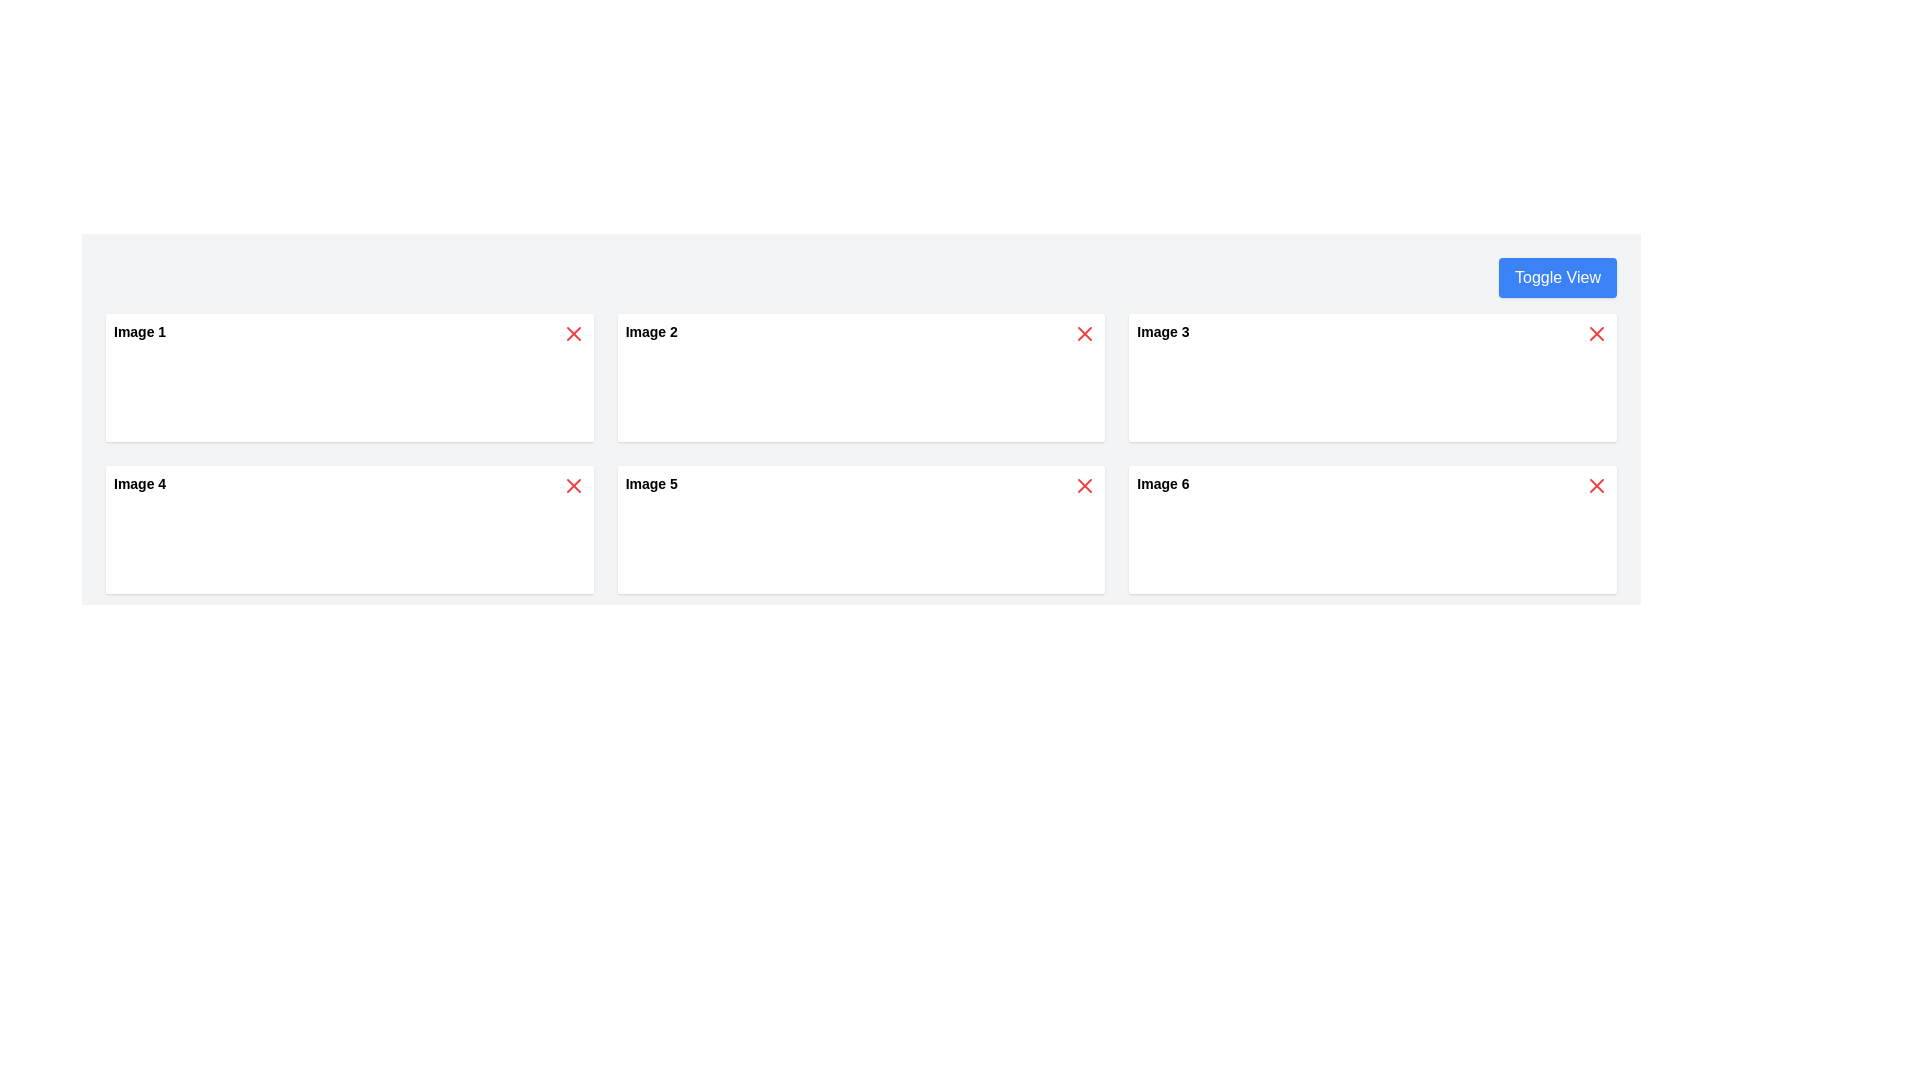  What do you see at coordinates (651, 330) in the screenshot?
I see `the Text Label located at the top-left corner of the second card in the upper row of a grid layout` at bounding box center [651, 330].